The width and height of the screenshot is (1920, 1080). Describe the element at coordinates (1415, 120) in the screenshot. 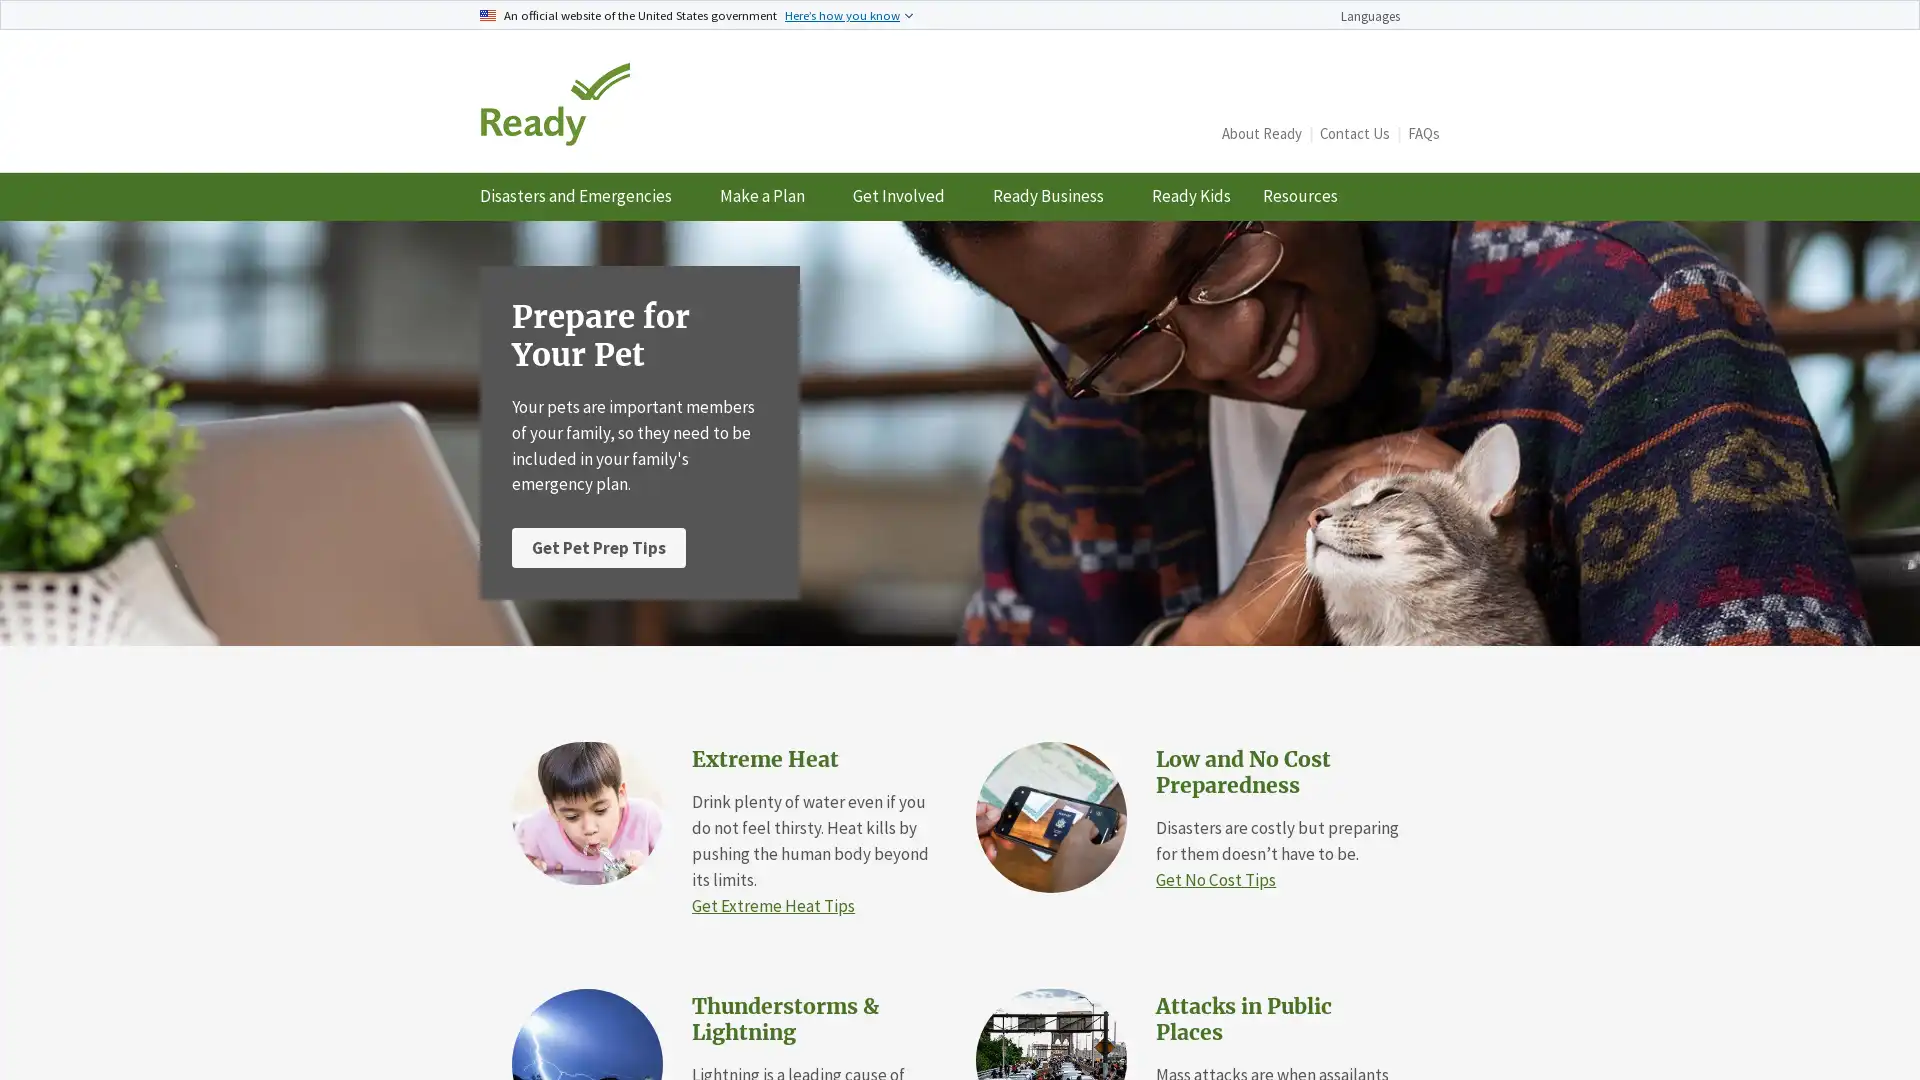

I see `Search` at that location.